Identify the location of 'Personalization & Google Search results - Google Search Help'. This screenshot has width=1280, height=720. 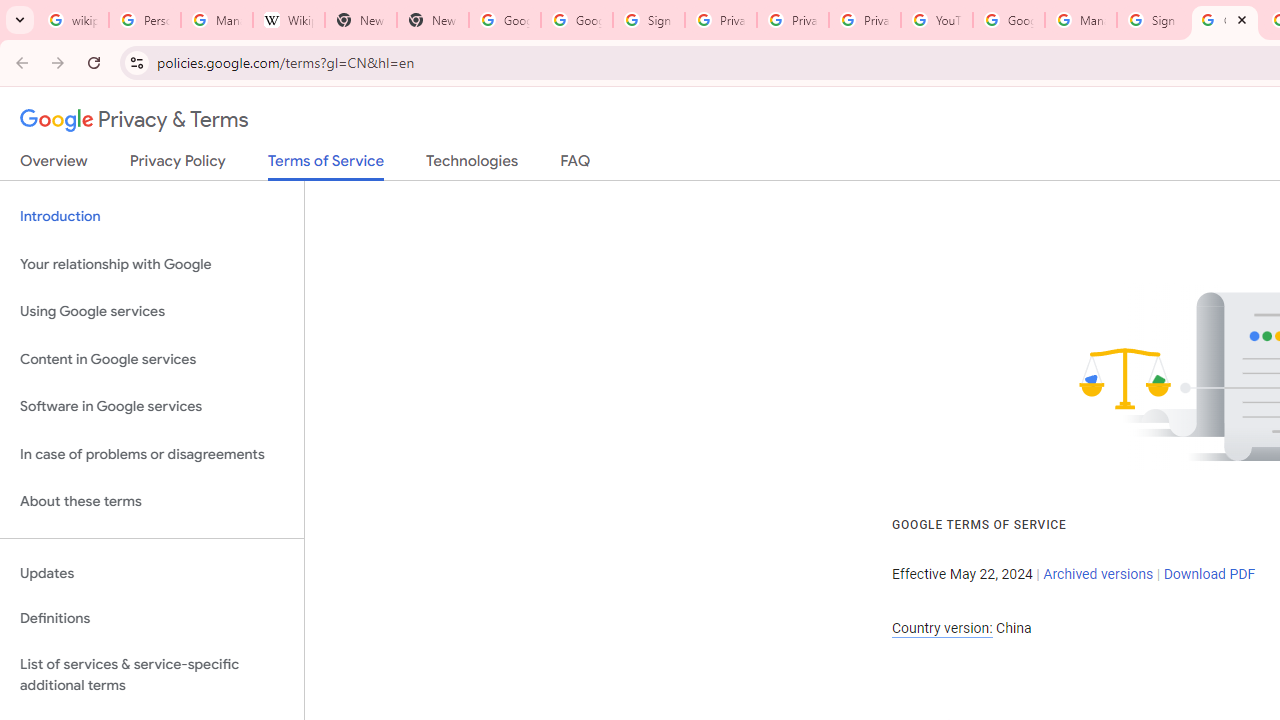
(143, 20).